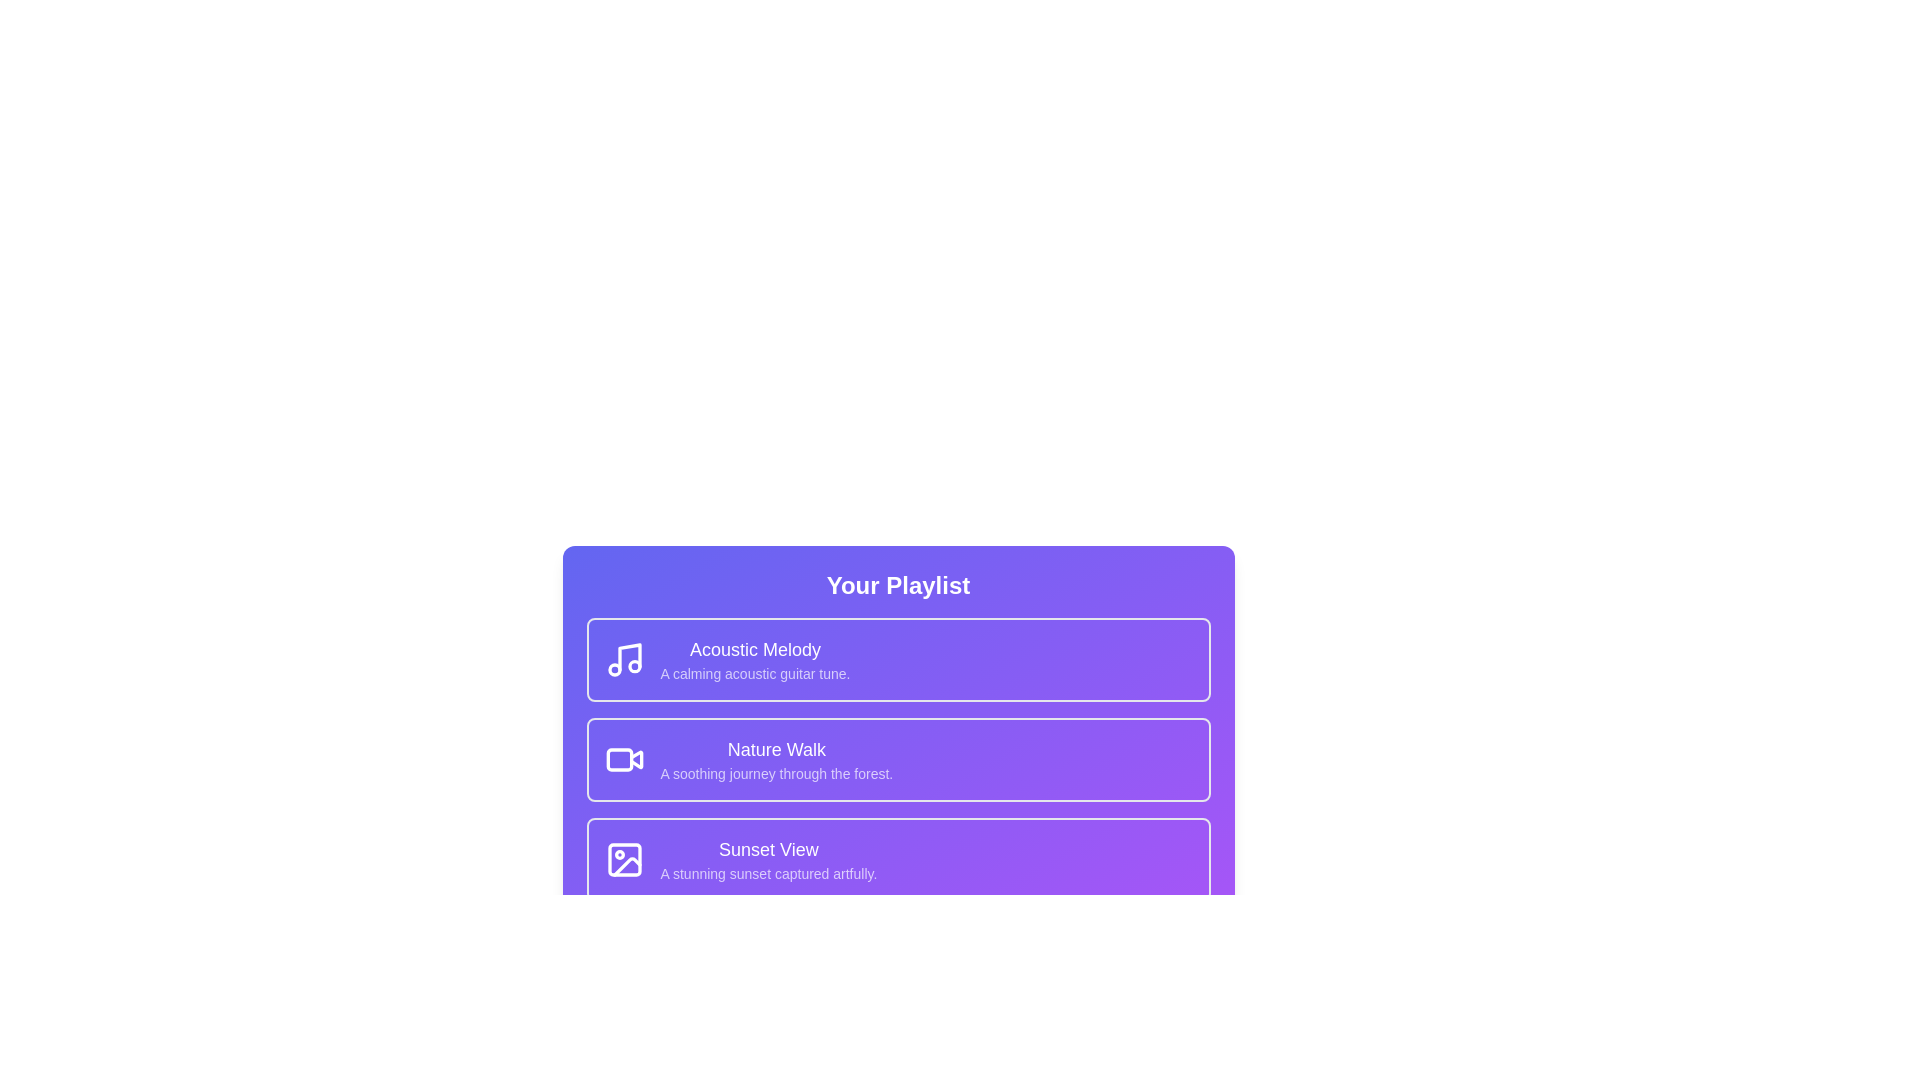 This screenshot has height=1080, width=1920. Describe the element at coordinates (897, 659) in the screenshot. I see `the playlist item corresponding to Acoustic Melody` at that location.